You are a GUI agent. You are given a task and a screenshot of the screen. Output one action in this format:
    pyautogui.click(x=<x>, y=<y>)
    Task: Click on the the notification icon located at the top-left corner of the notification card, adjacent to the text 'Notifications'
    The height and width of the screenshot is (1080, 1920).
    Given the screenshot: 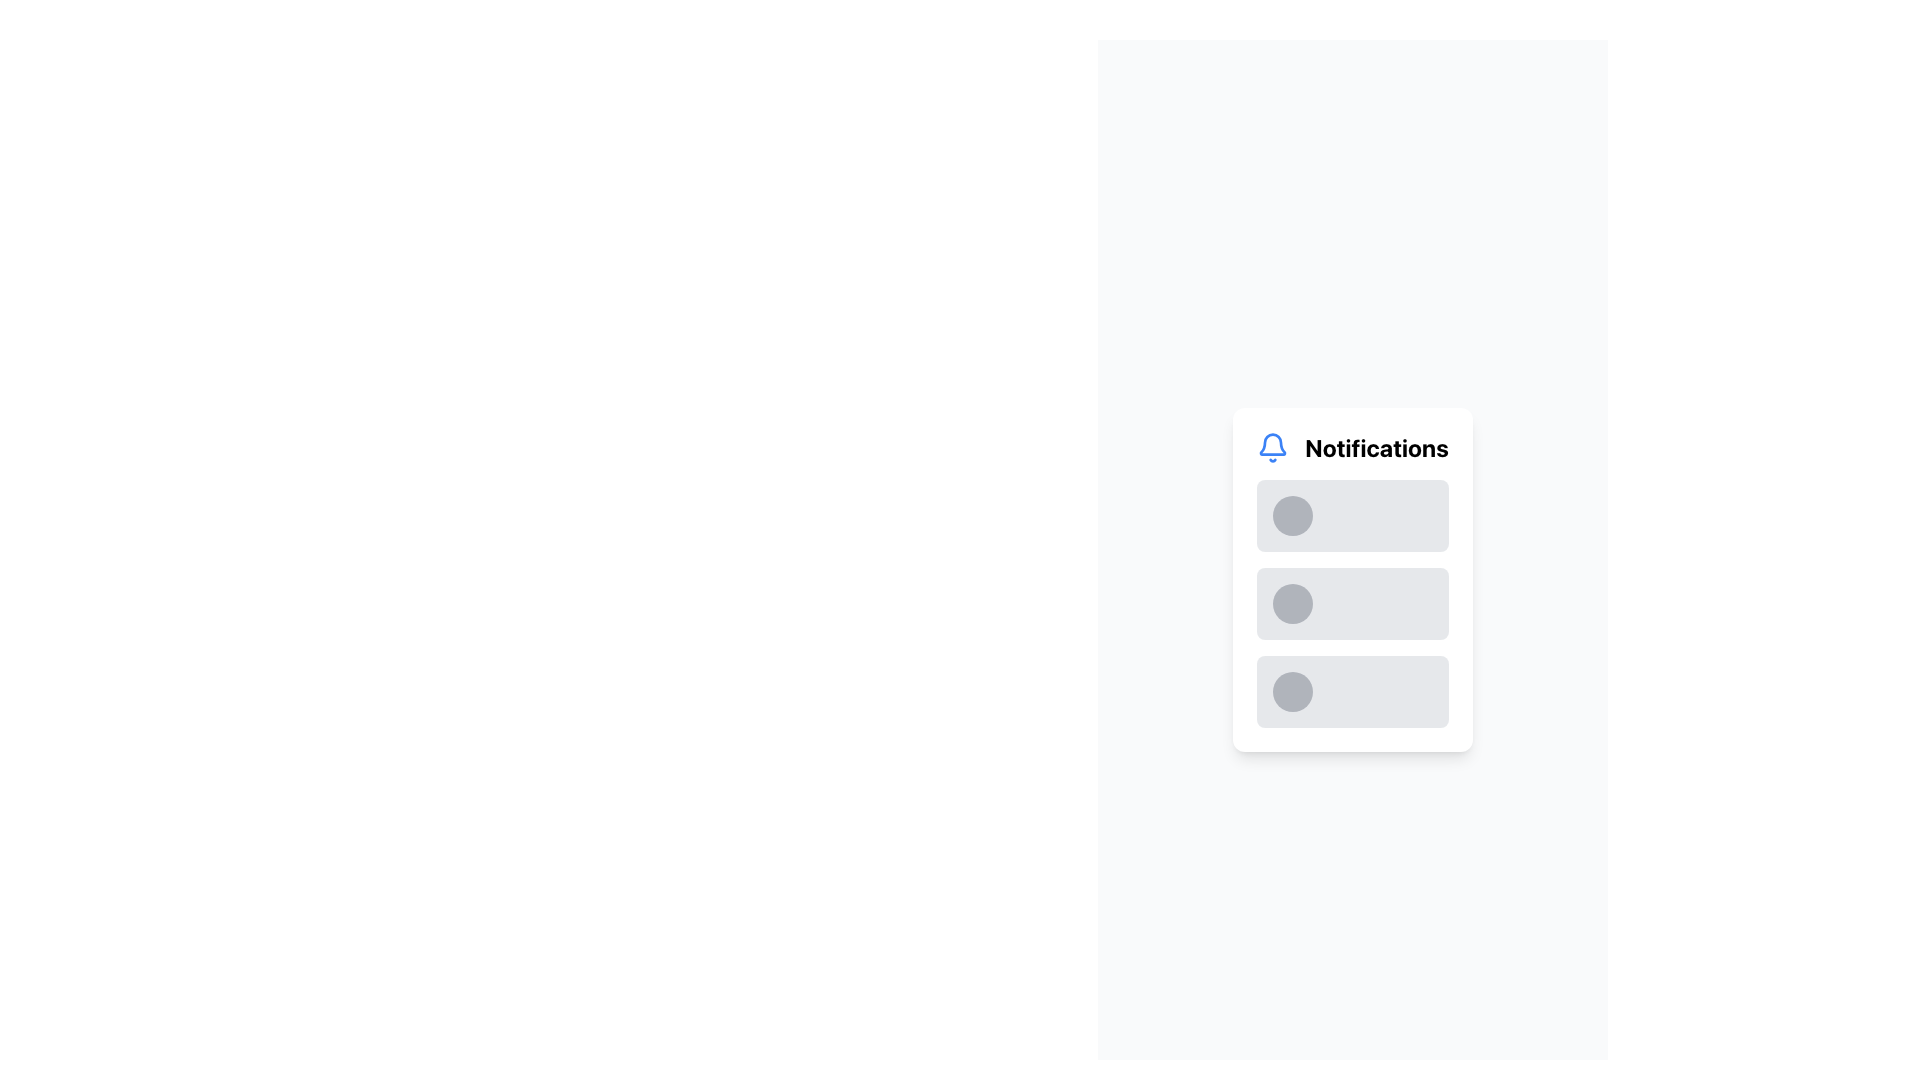 What is the action you would take?
    pyautogui.click(x=1272, y=446)
    